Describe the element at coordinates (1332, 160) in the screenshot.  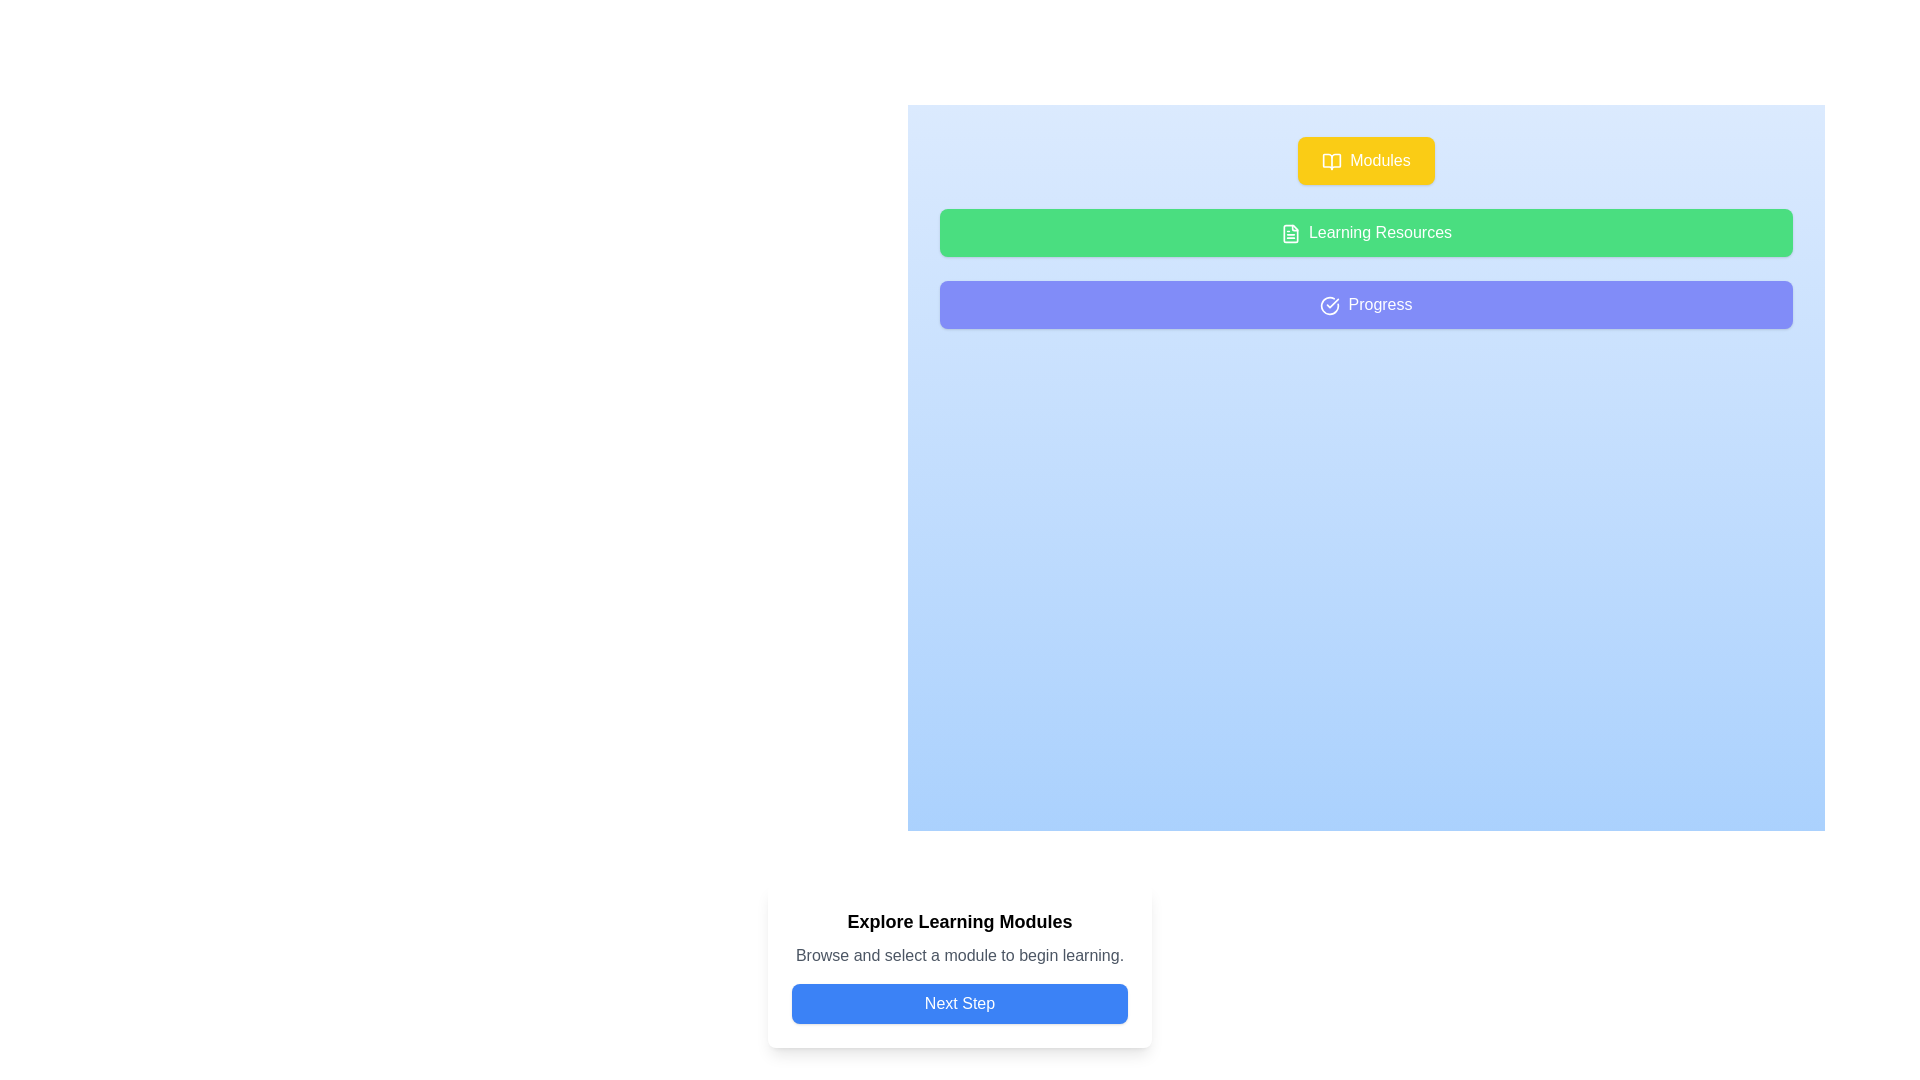
I see `the icon located on the left side of the 'Modules' yellow button, which represents a module or collection of content` at that location.